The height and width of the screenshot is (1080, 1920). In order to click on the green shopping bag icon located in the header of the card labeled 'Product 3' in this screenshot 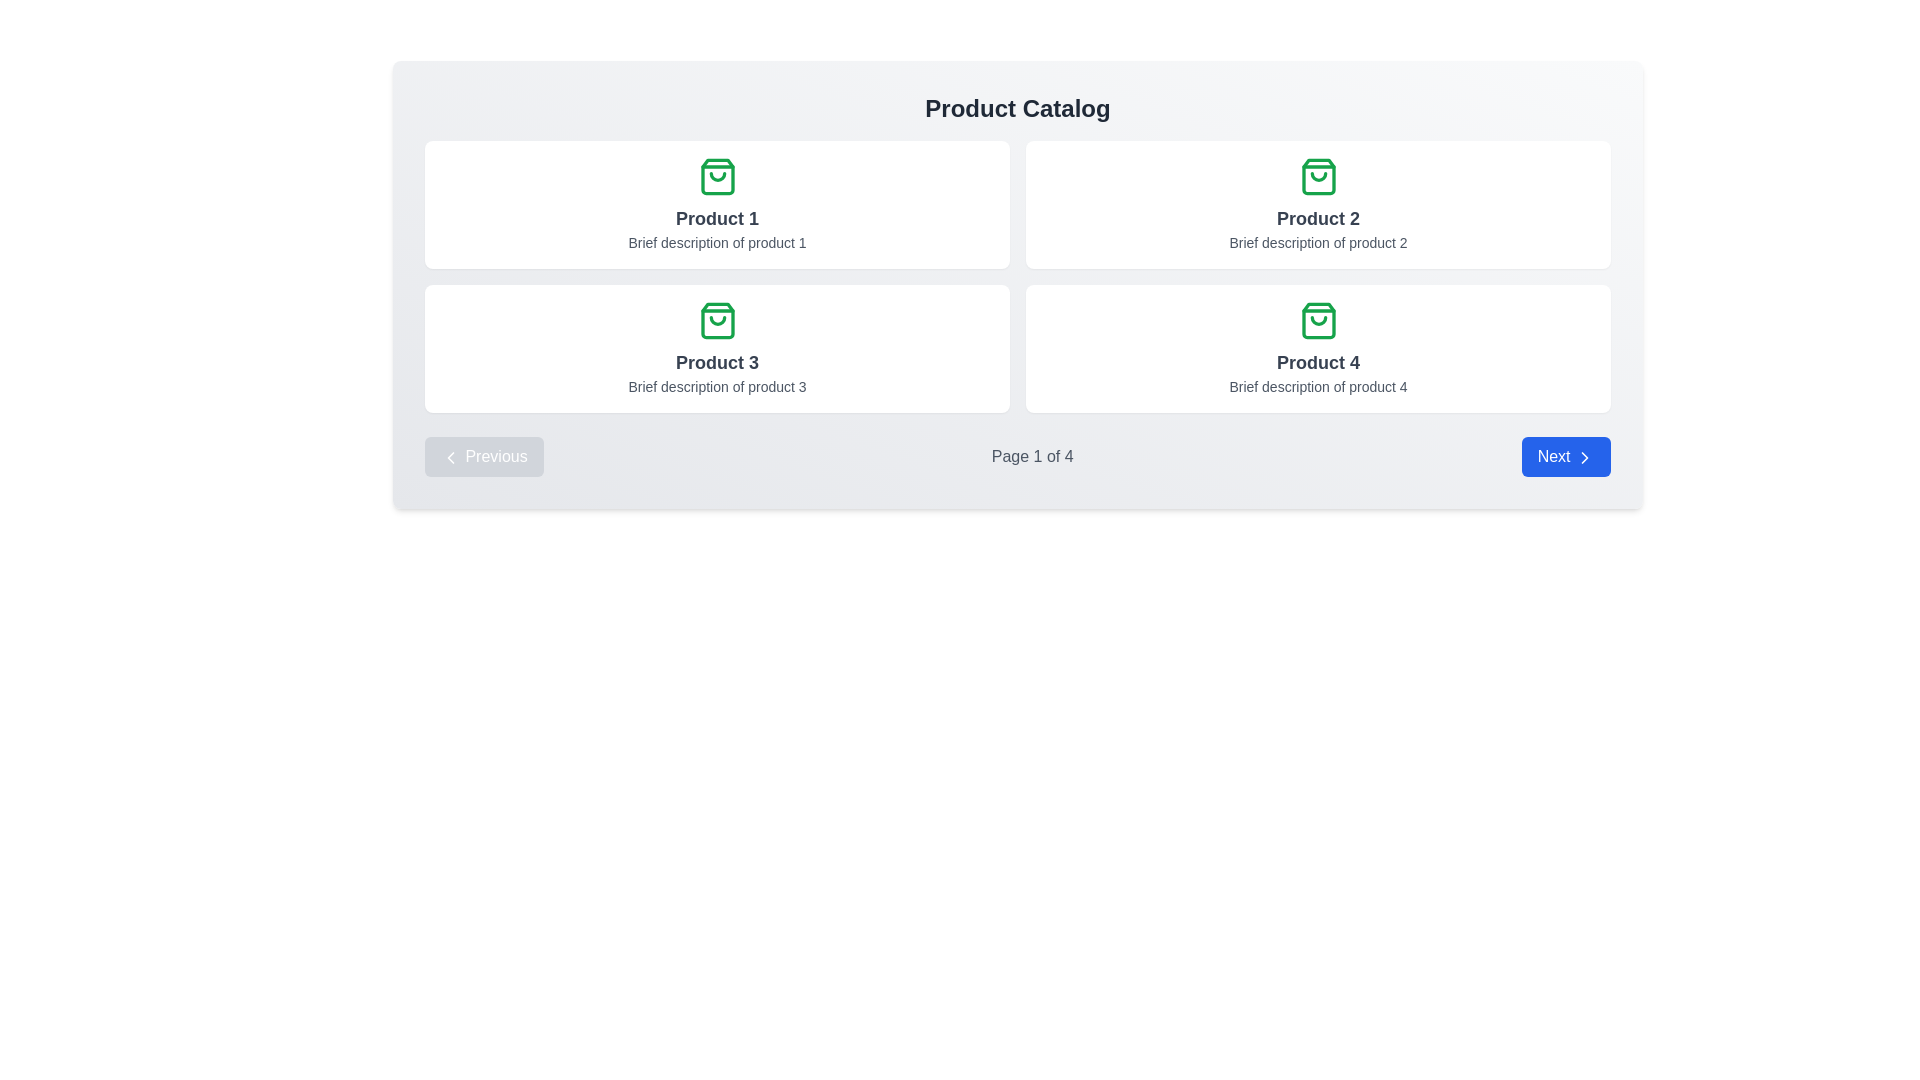, I will do `click(717, 319)`.